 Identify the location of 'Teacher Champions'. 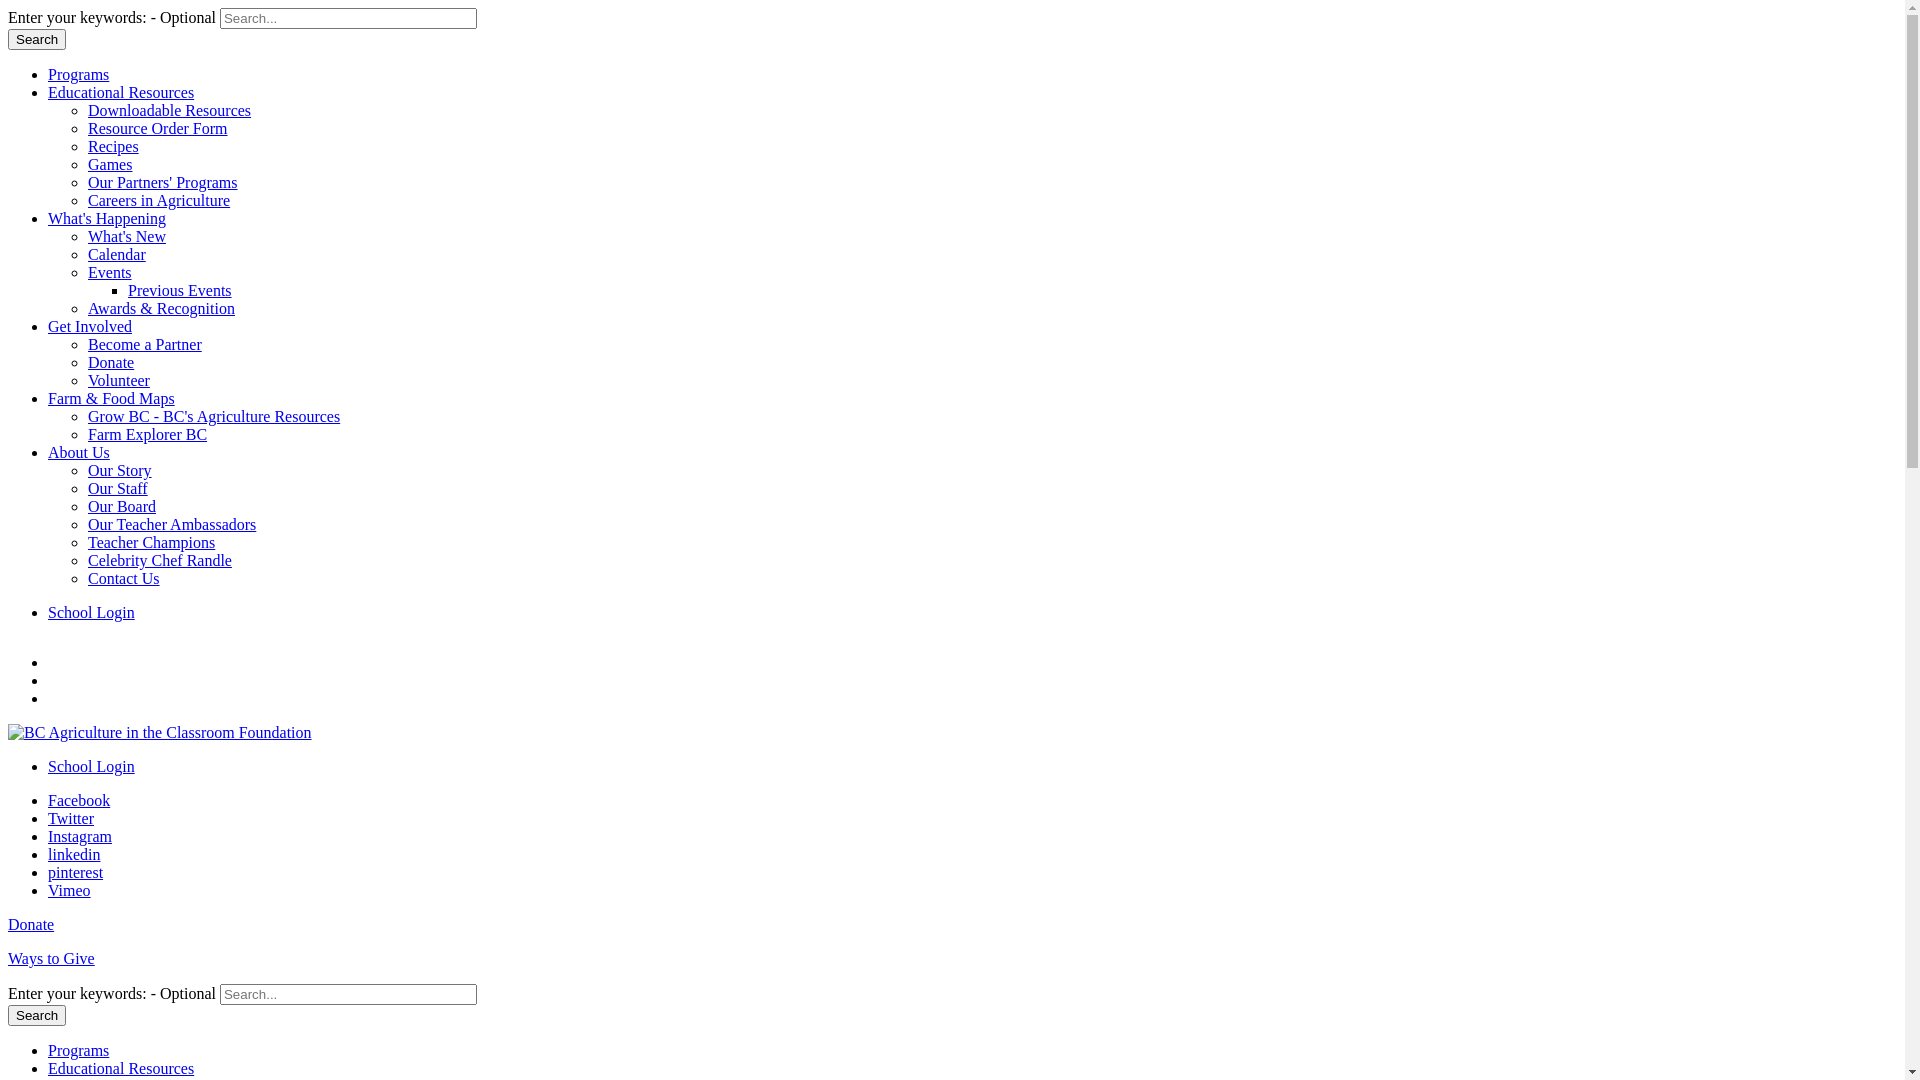
(150, 542).